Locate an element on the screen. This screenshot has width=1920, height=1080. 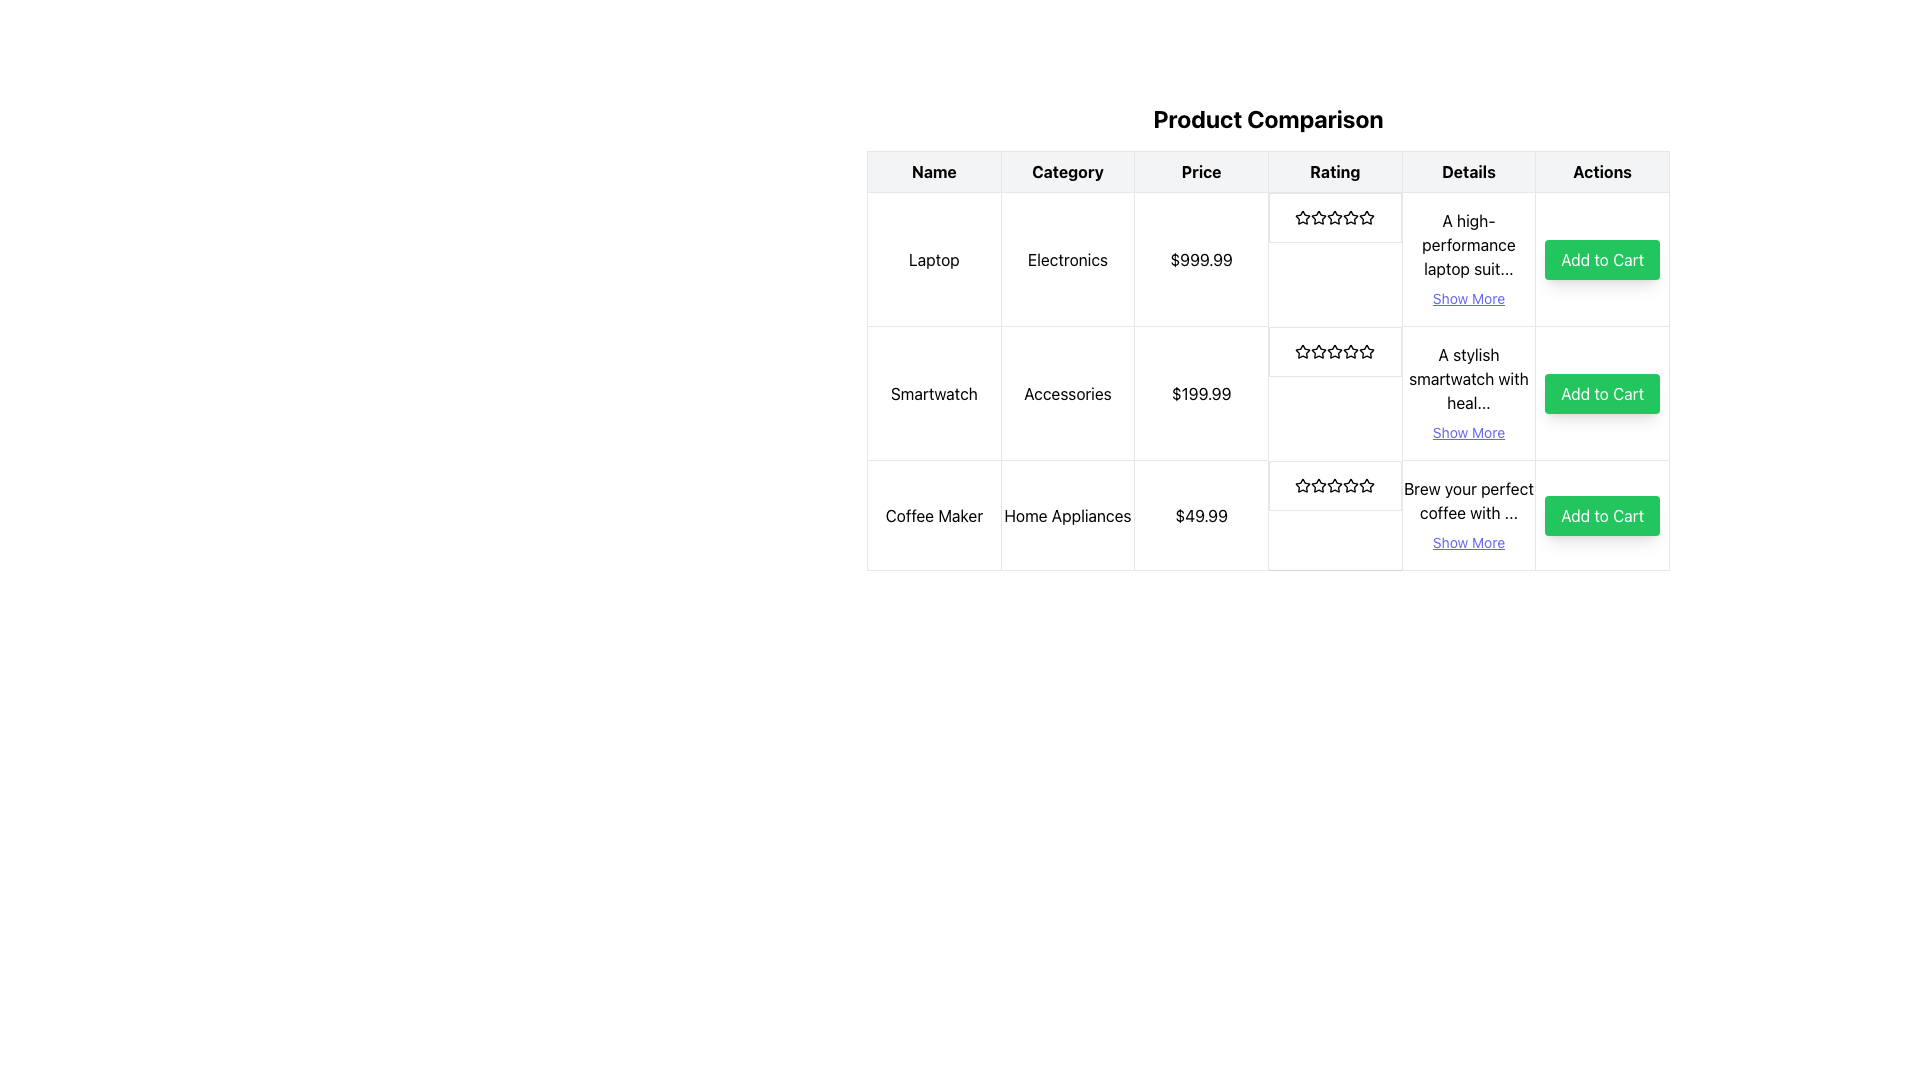
the 'Coffee Maker' text label is located at coordinates (933, 514).